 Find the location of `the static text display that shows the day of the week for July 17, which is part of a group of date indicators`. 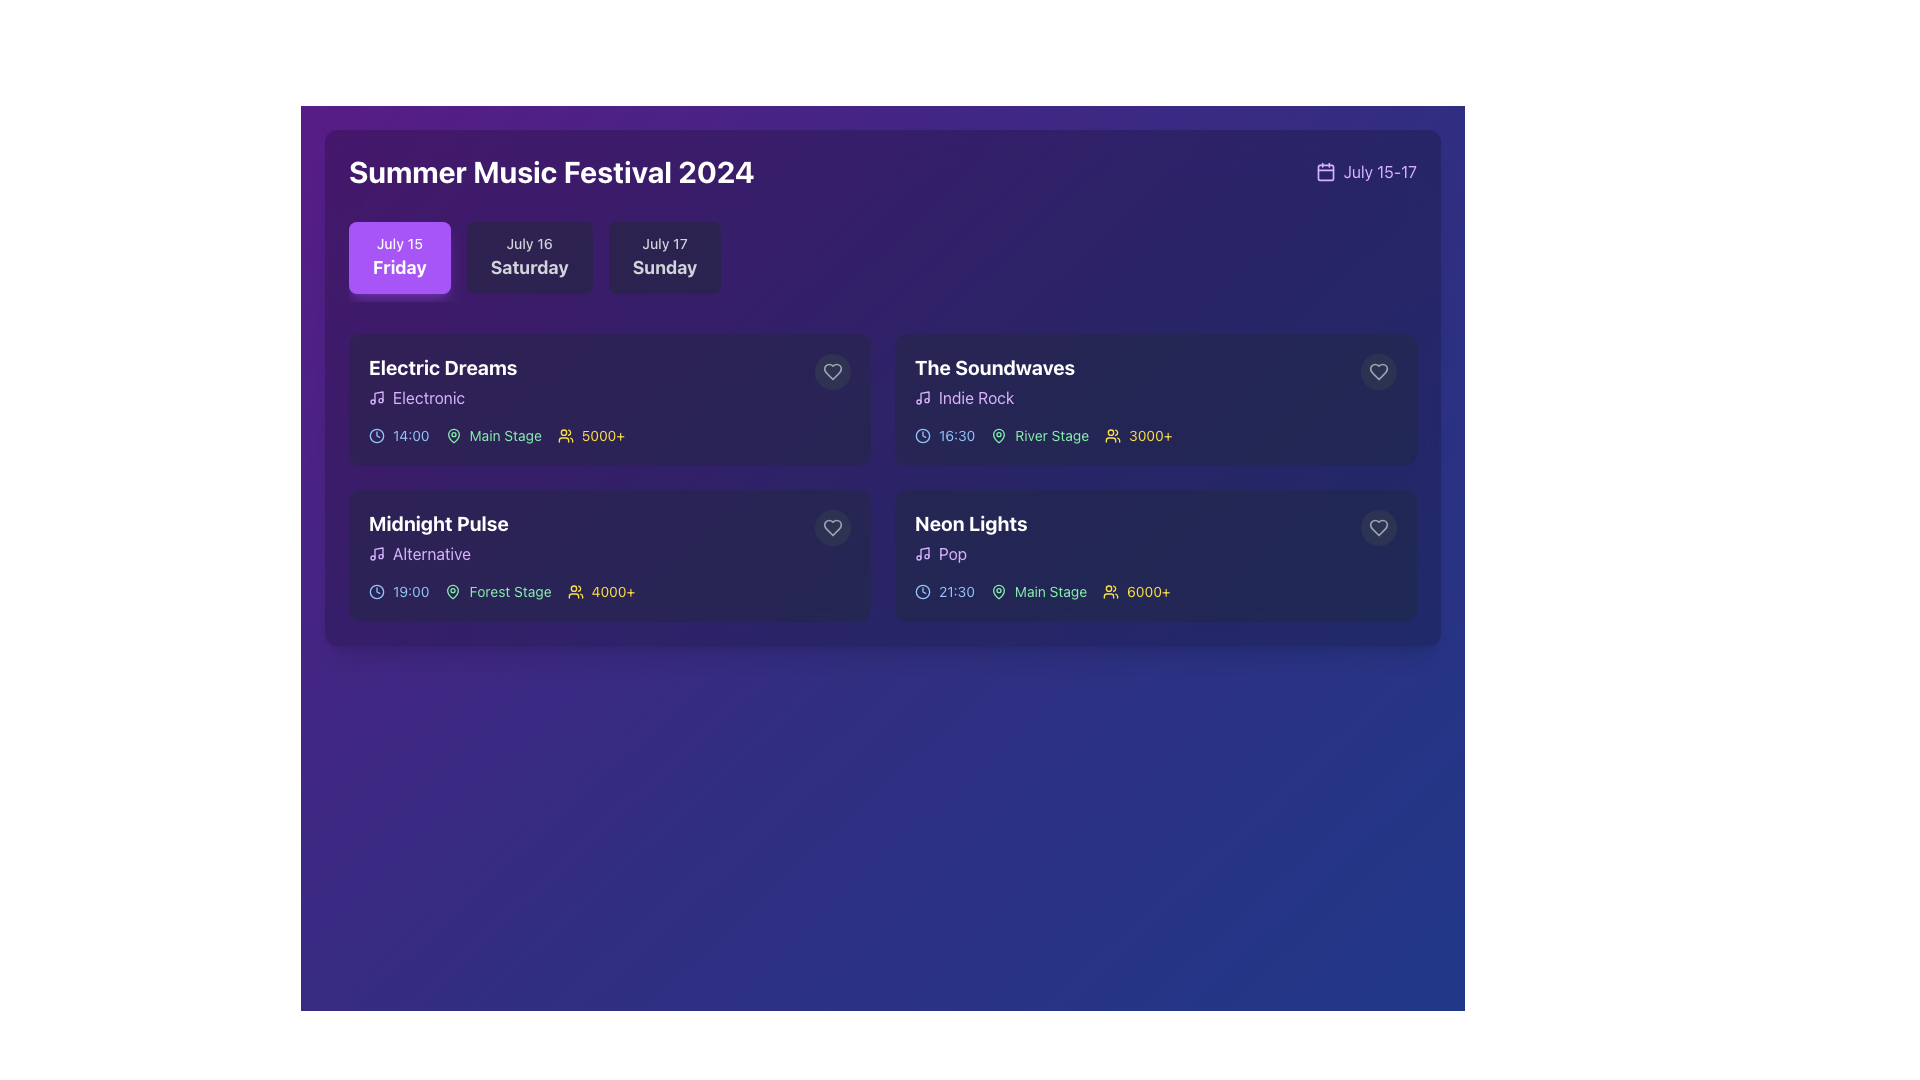

the static text display that shows the day of the week for July 17, which is part of a group of date indicators is located at coordinates (665, 266).